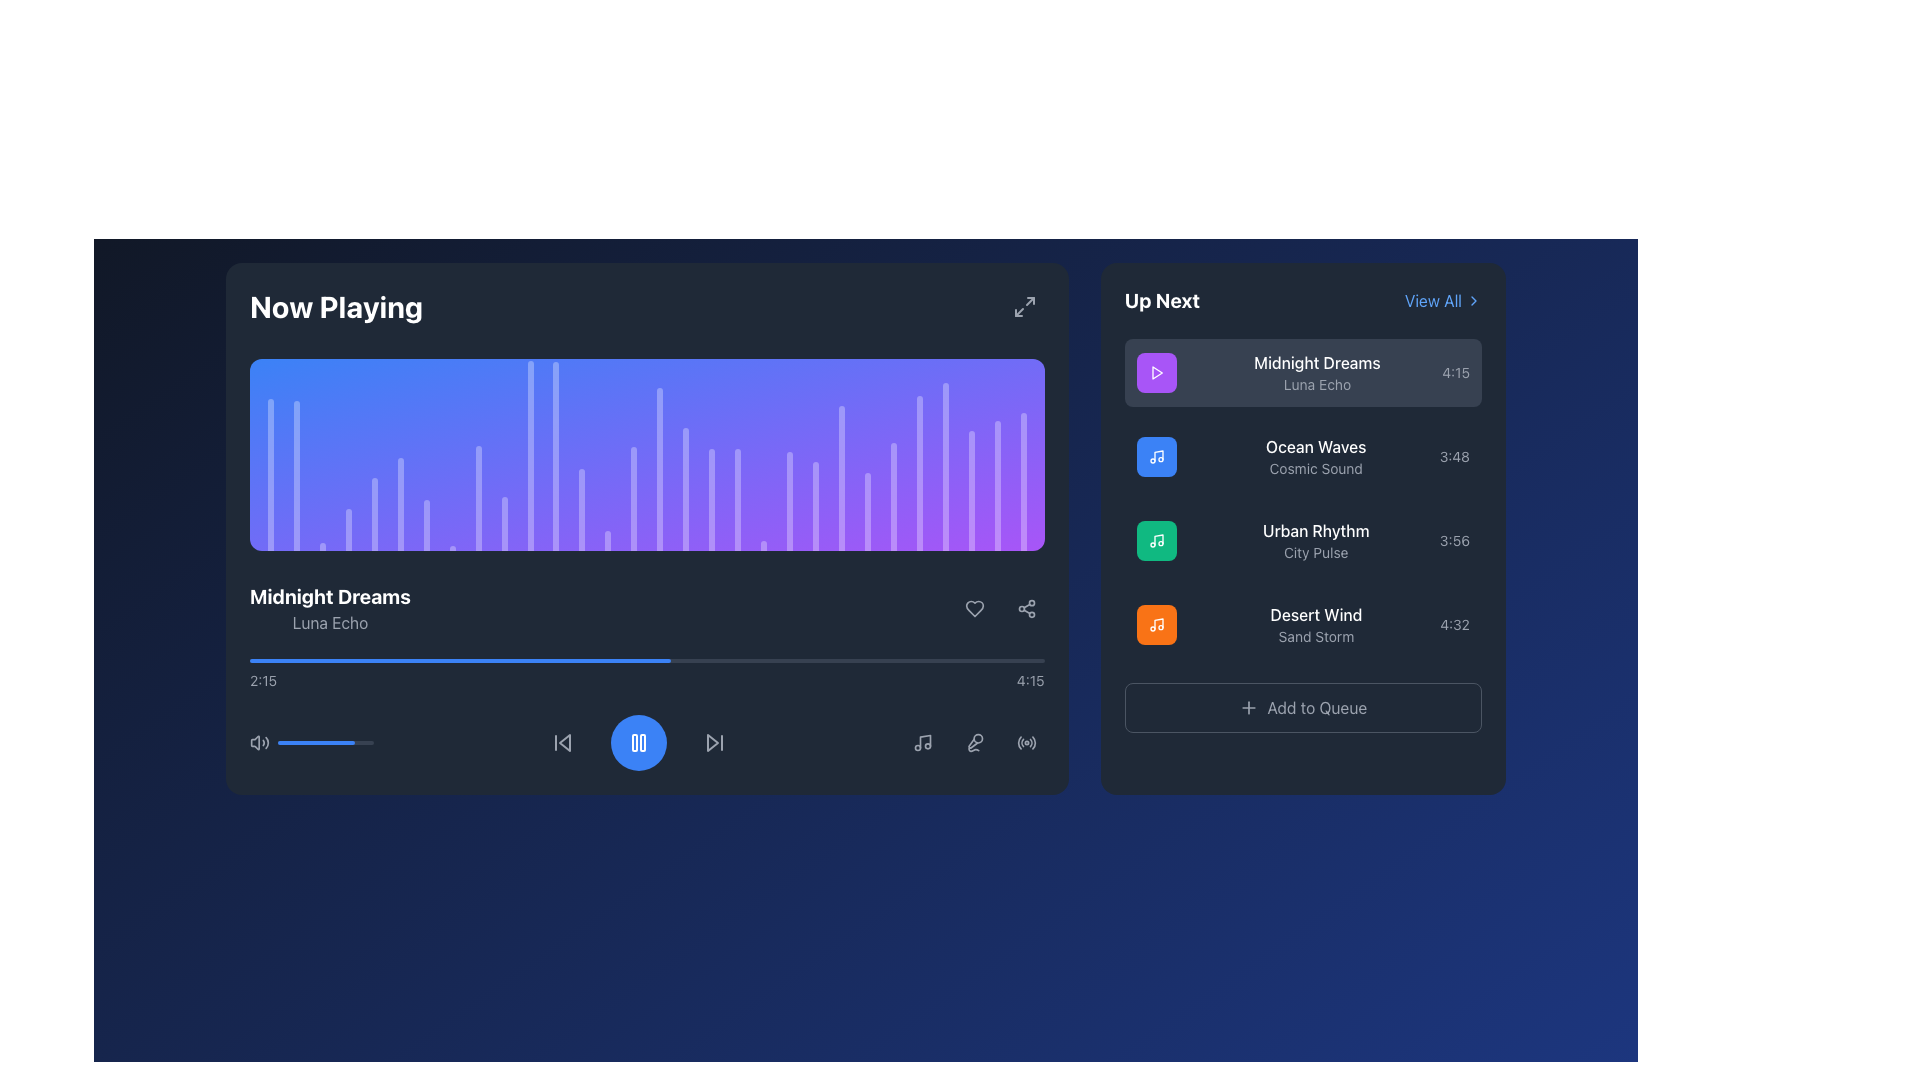 This screenshot has height=1080, width=1920. What do you see at coordinates (556, 456) in the screenshot?
I see `the twelfth vertical bar with a rounded top, styled with a light-colored gradient, located within the waveform visualization` at bounding box center [556, 456].